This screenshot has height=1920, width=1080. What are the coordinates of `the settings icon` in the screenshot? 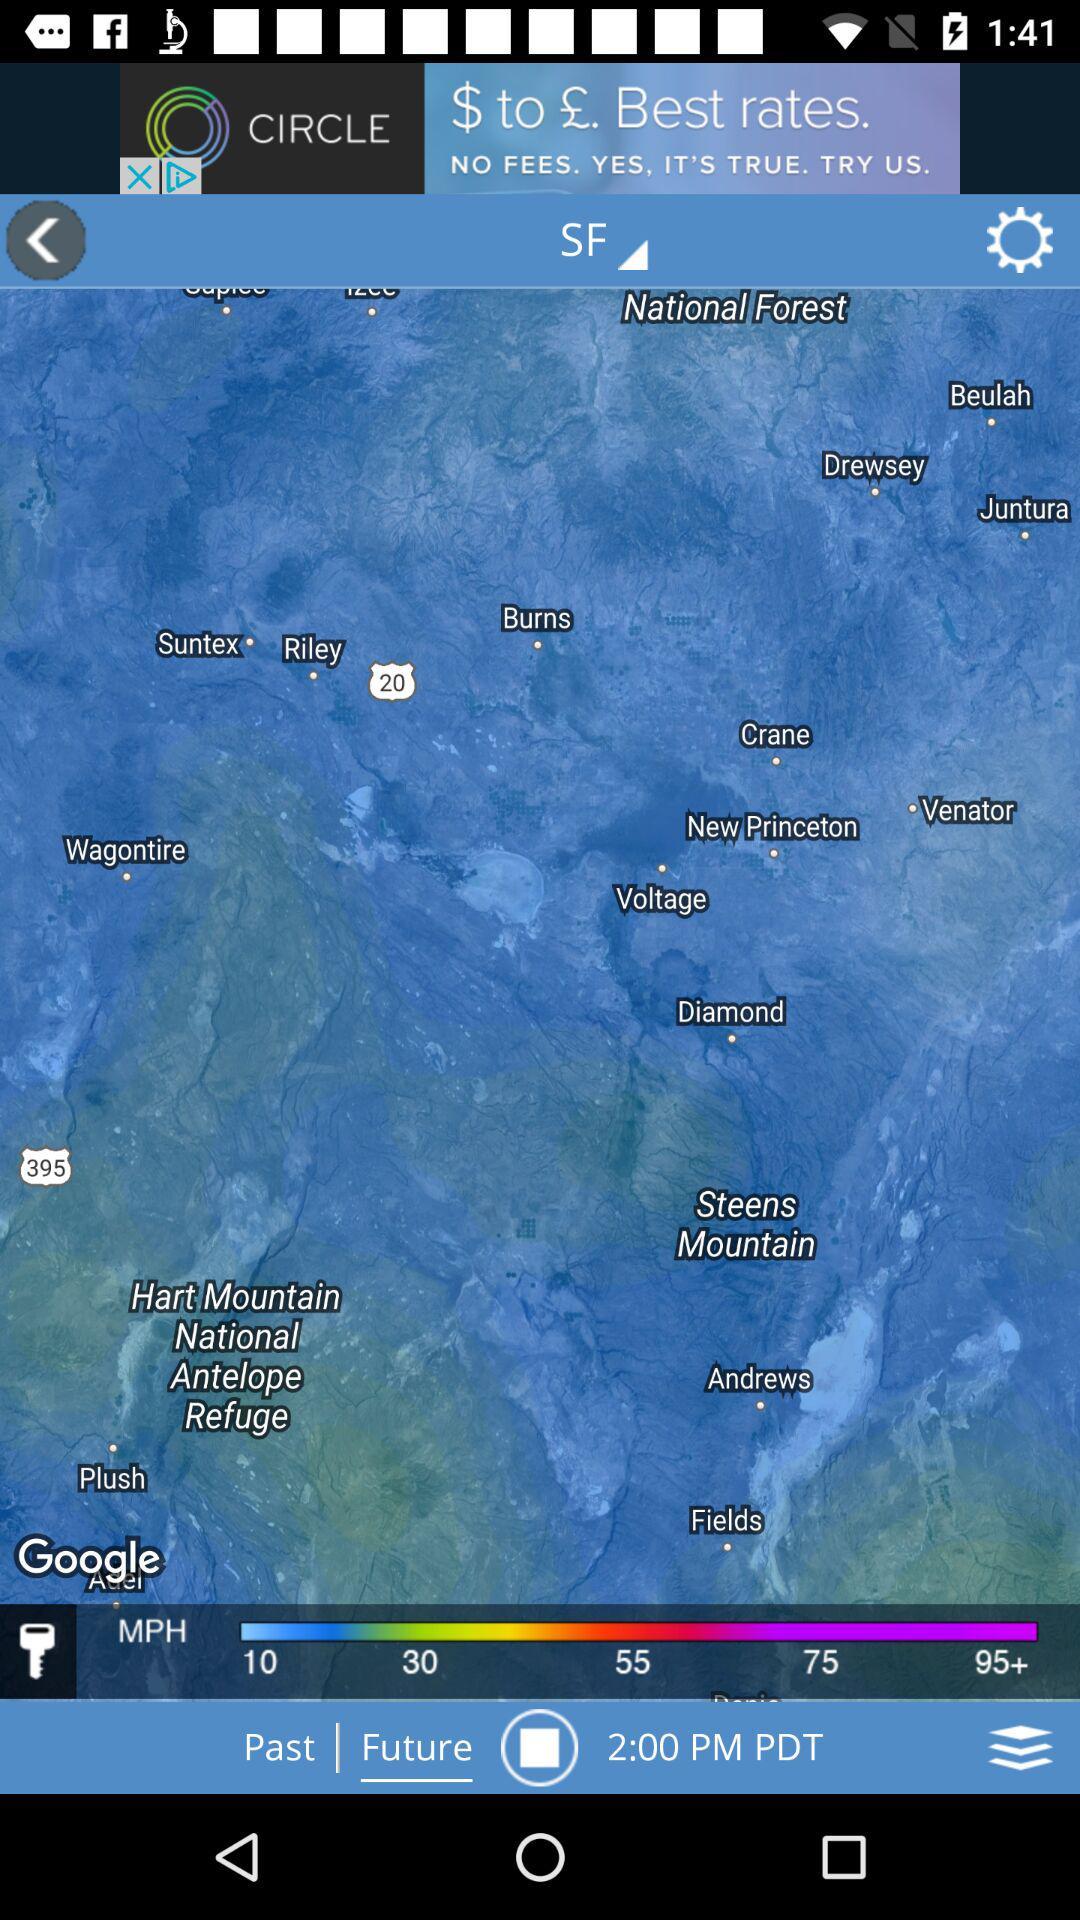 It's located at (1026, 240).